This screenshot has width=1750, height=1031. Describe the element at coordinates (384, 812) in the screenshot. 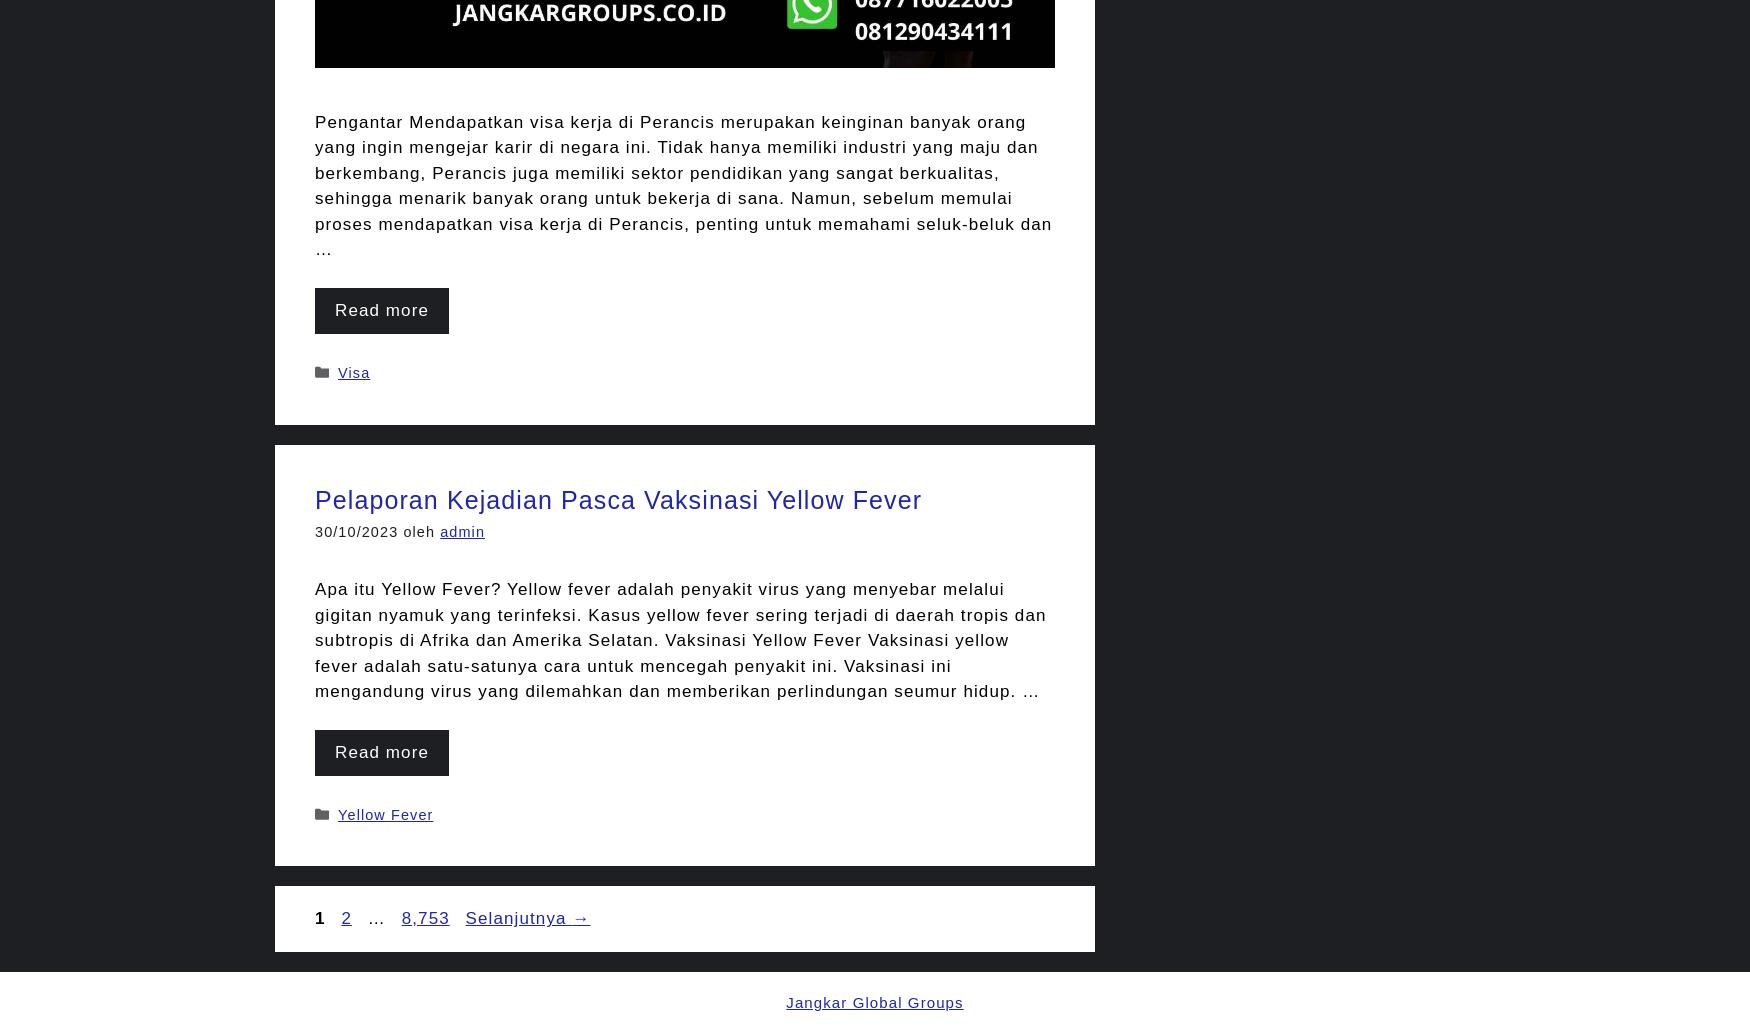

I see `'Yellow Fever'` at that location.